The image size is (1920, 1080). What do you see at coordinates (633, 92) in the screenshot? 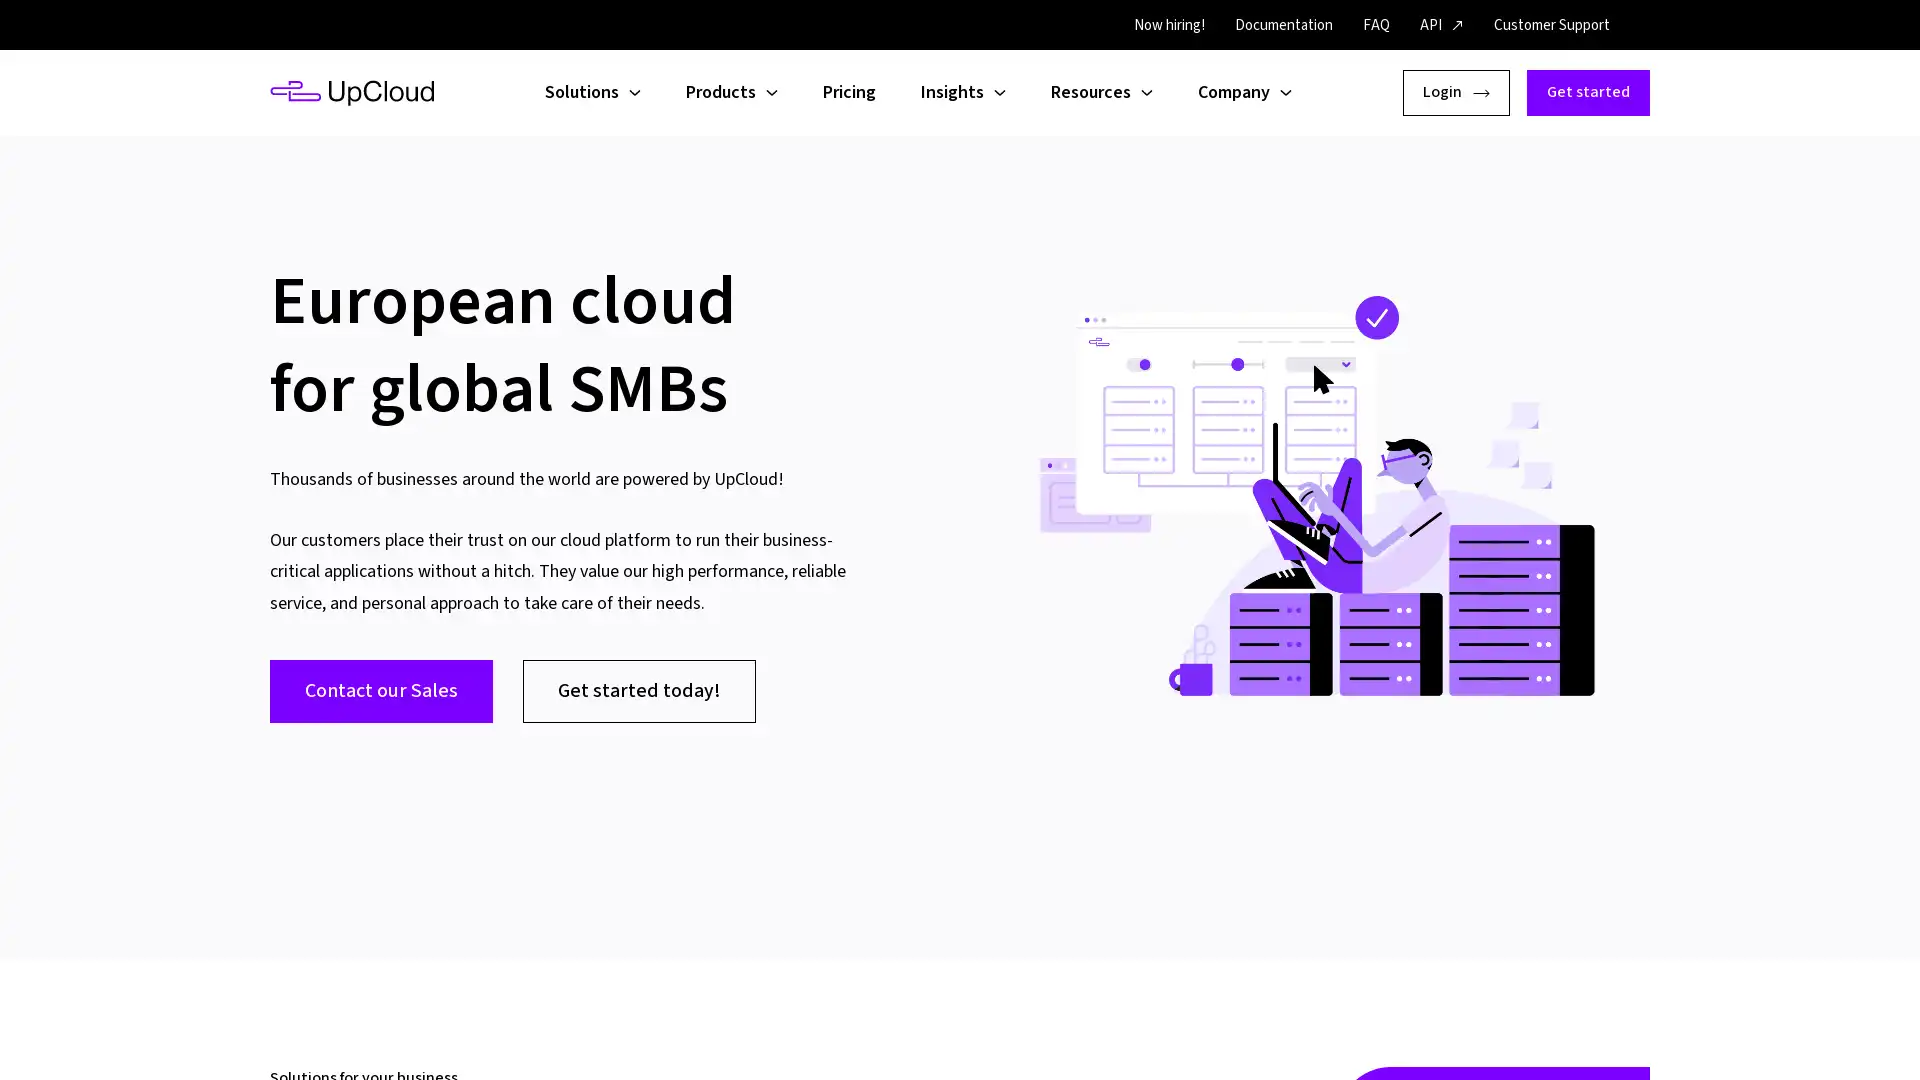
I see `Open child menu for Solutions` at bounding box center [633, 92].